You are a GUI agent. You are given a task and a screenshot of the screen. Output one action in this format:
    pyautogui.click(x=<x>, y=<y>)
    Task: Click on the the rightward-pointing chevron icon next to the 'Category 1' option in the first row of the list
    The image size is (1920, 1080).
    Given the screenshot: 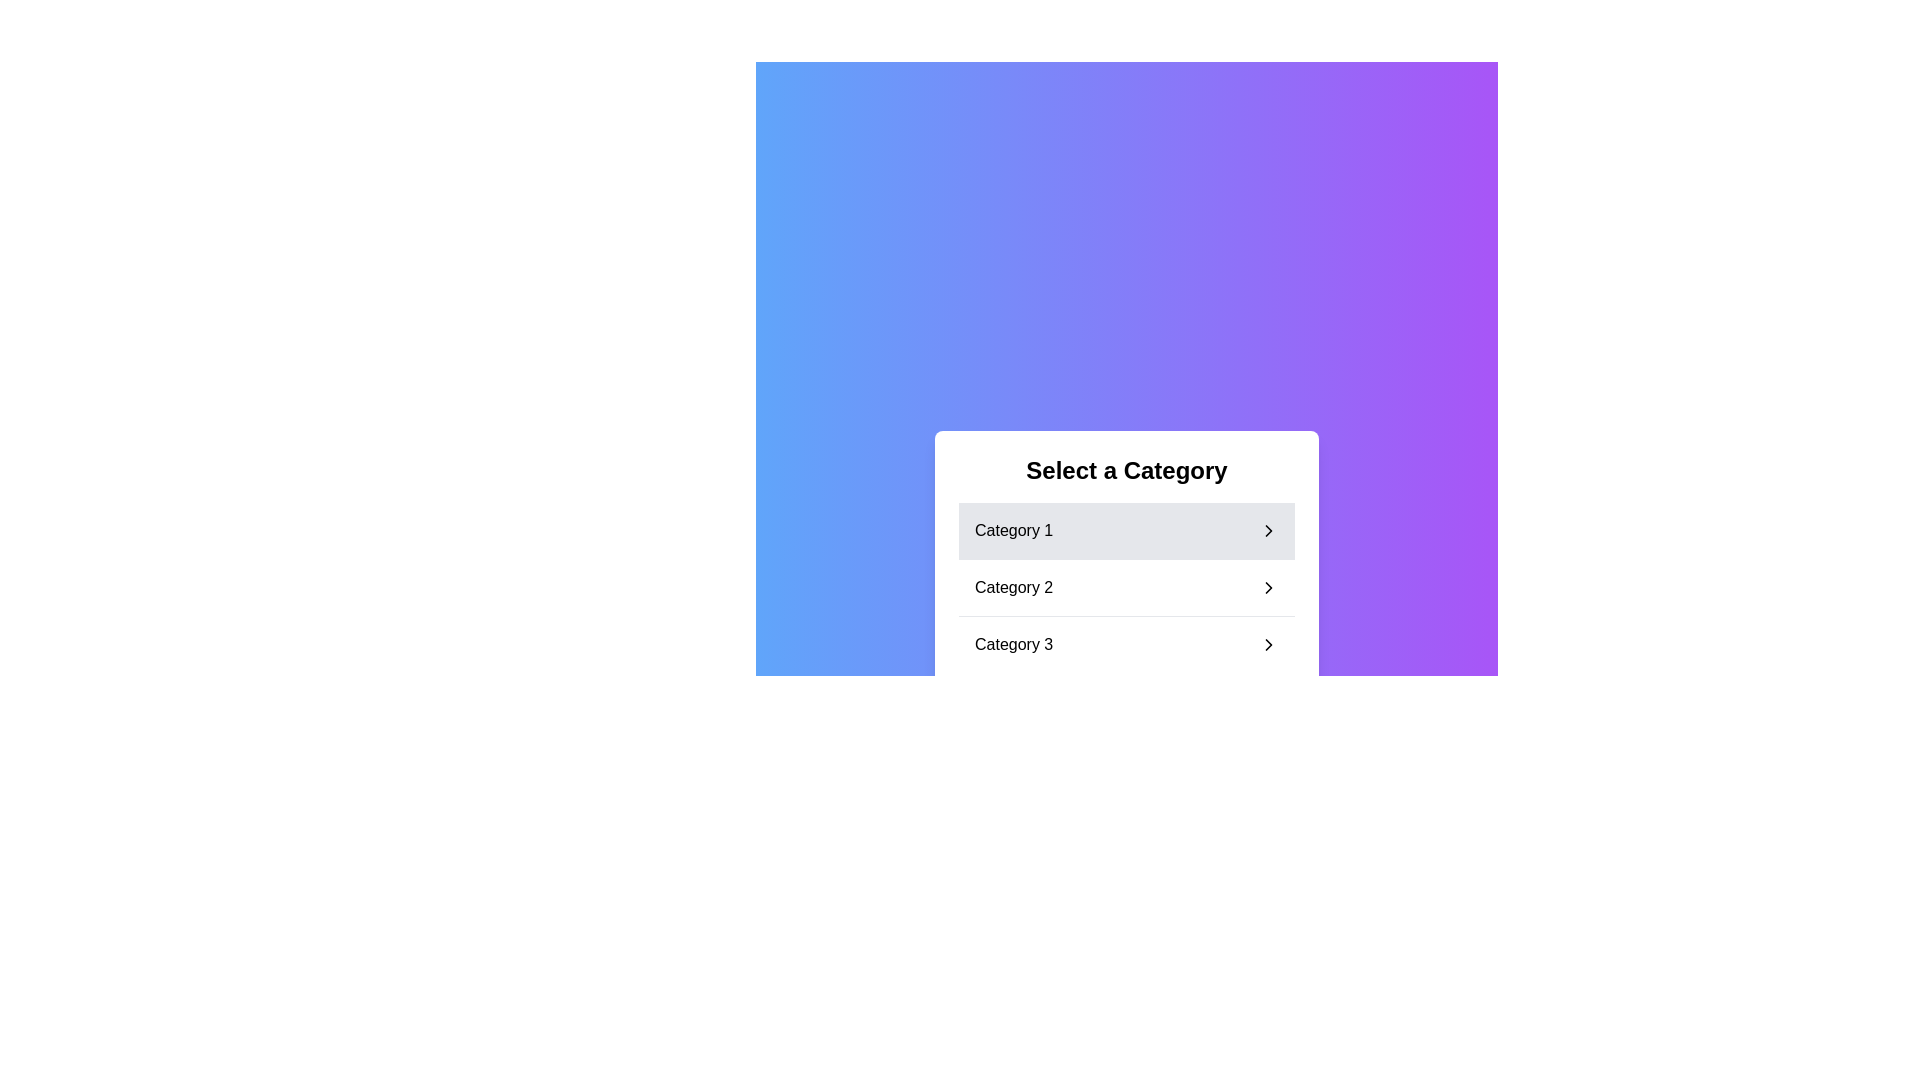 What is the action you would take?
    pyautogui.click(x=1267, y=530)
    